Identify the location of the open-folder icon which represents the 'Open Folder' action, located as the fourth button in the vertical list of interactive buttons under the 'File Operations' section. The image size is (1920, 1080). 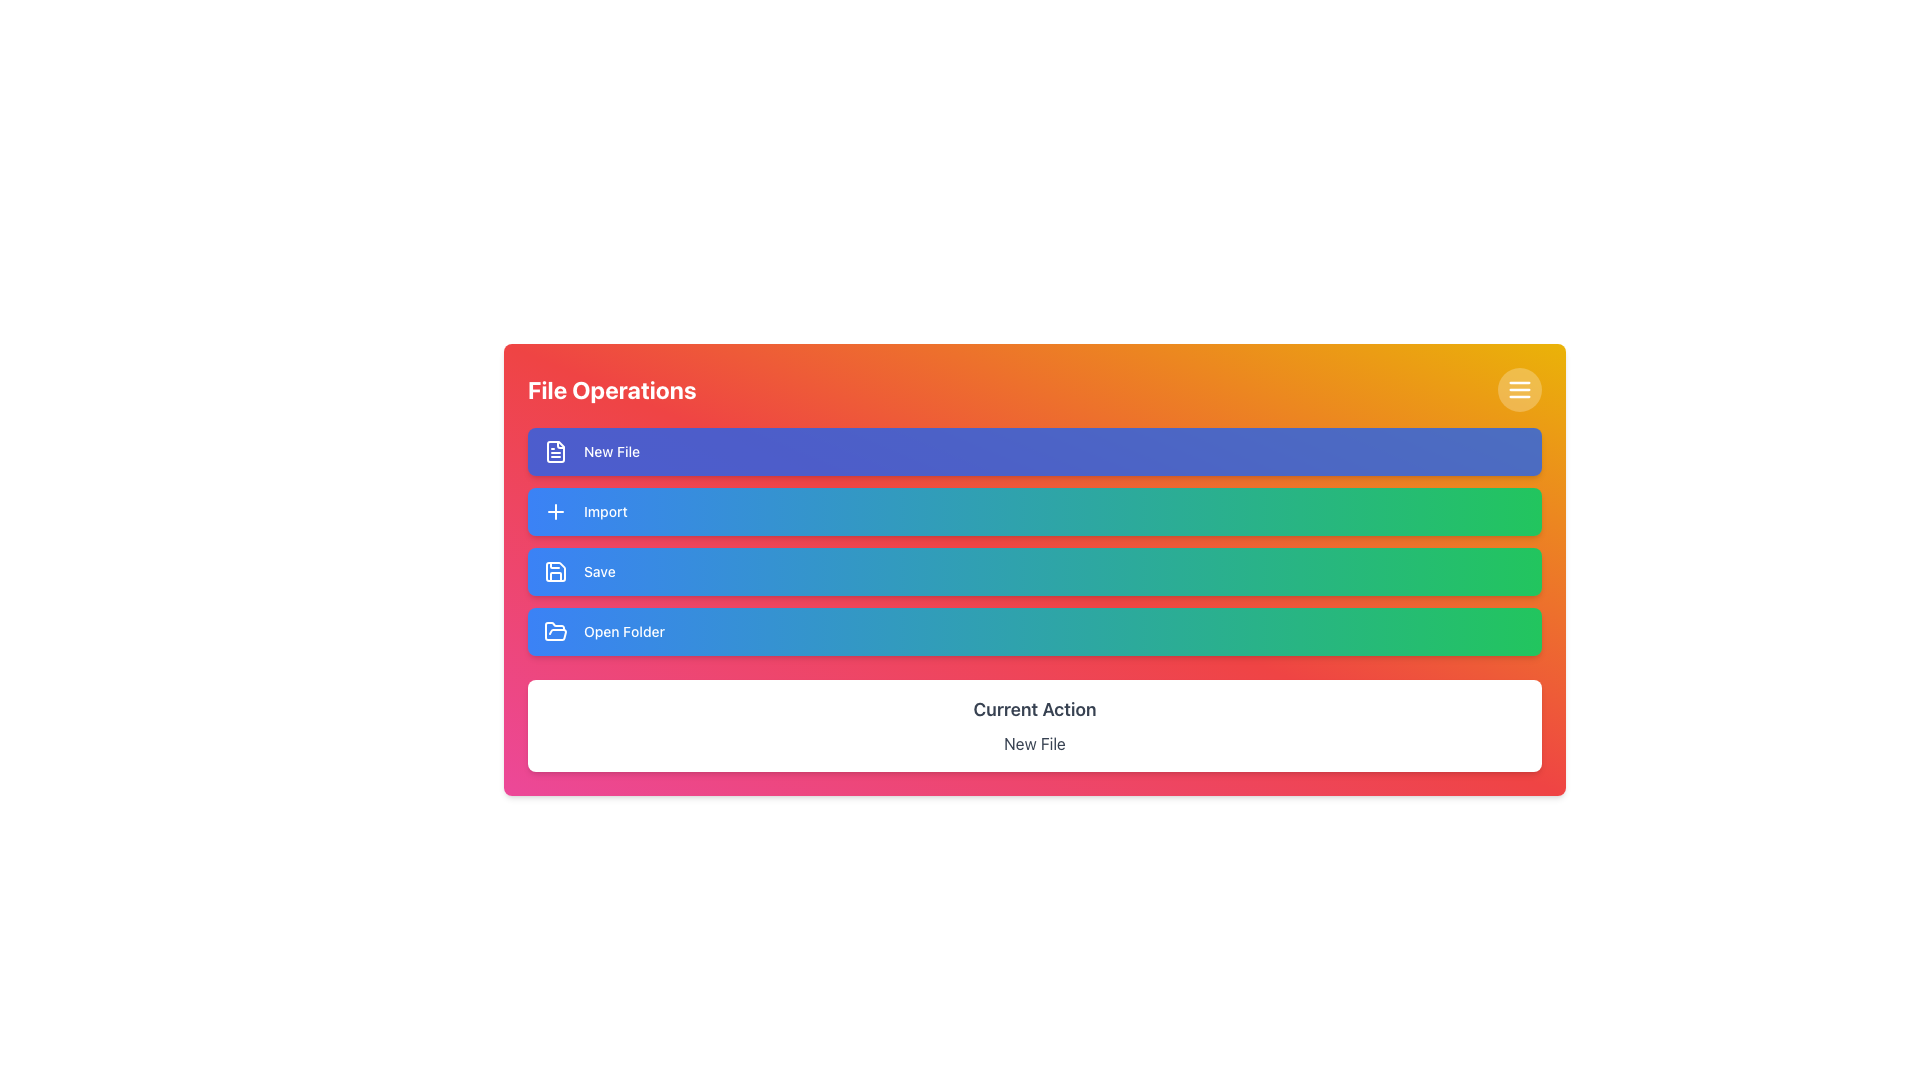
(556, 631).